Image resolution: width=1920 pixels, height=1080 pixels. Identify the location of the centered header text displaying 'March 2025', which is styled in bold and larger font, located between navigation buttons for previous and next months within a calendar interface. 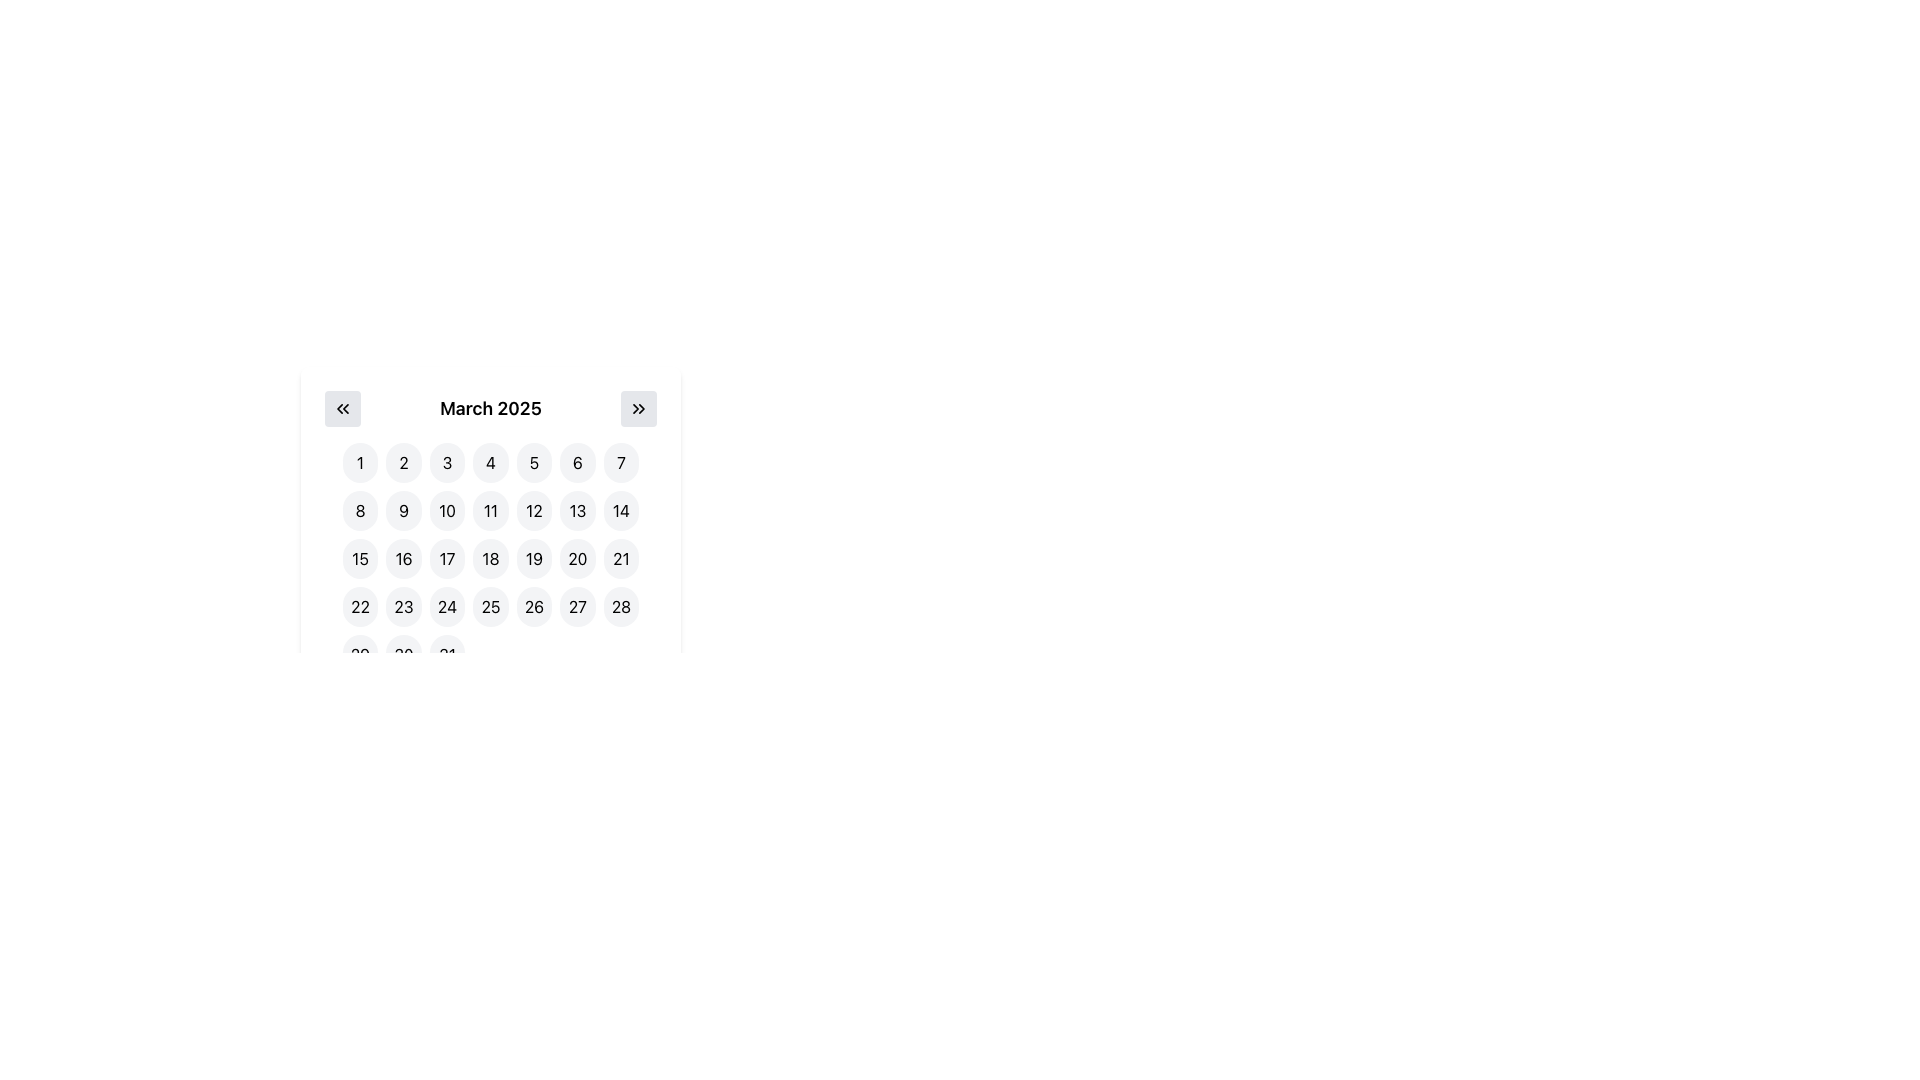
(490, 407).